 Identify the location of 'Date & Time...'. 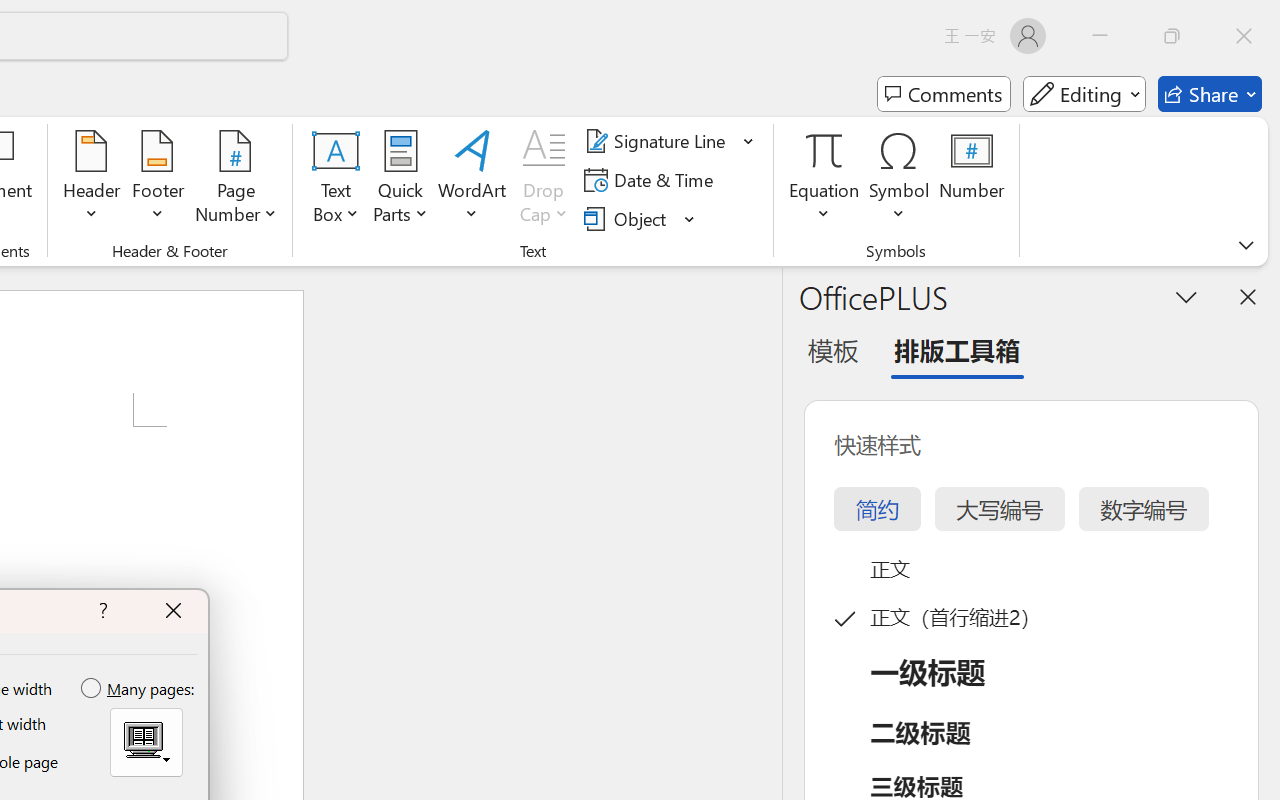
(652, 179).